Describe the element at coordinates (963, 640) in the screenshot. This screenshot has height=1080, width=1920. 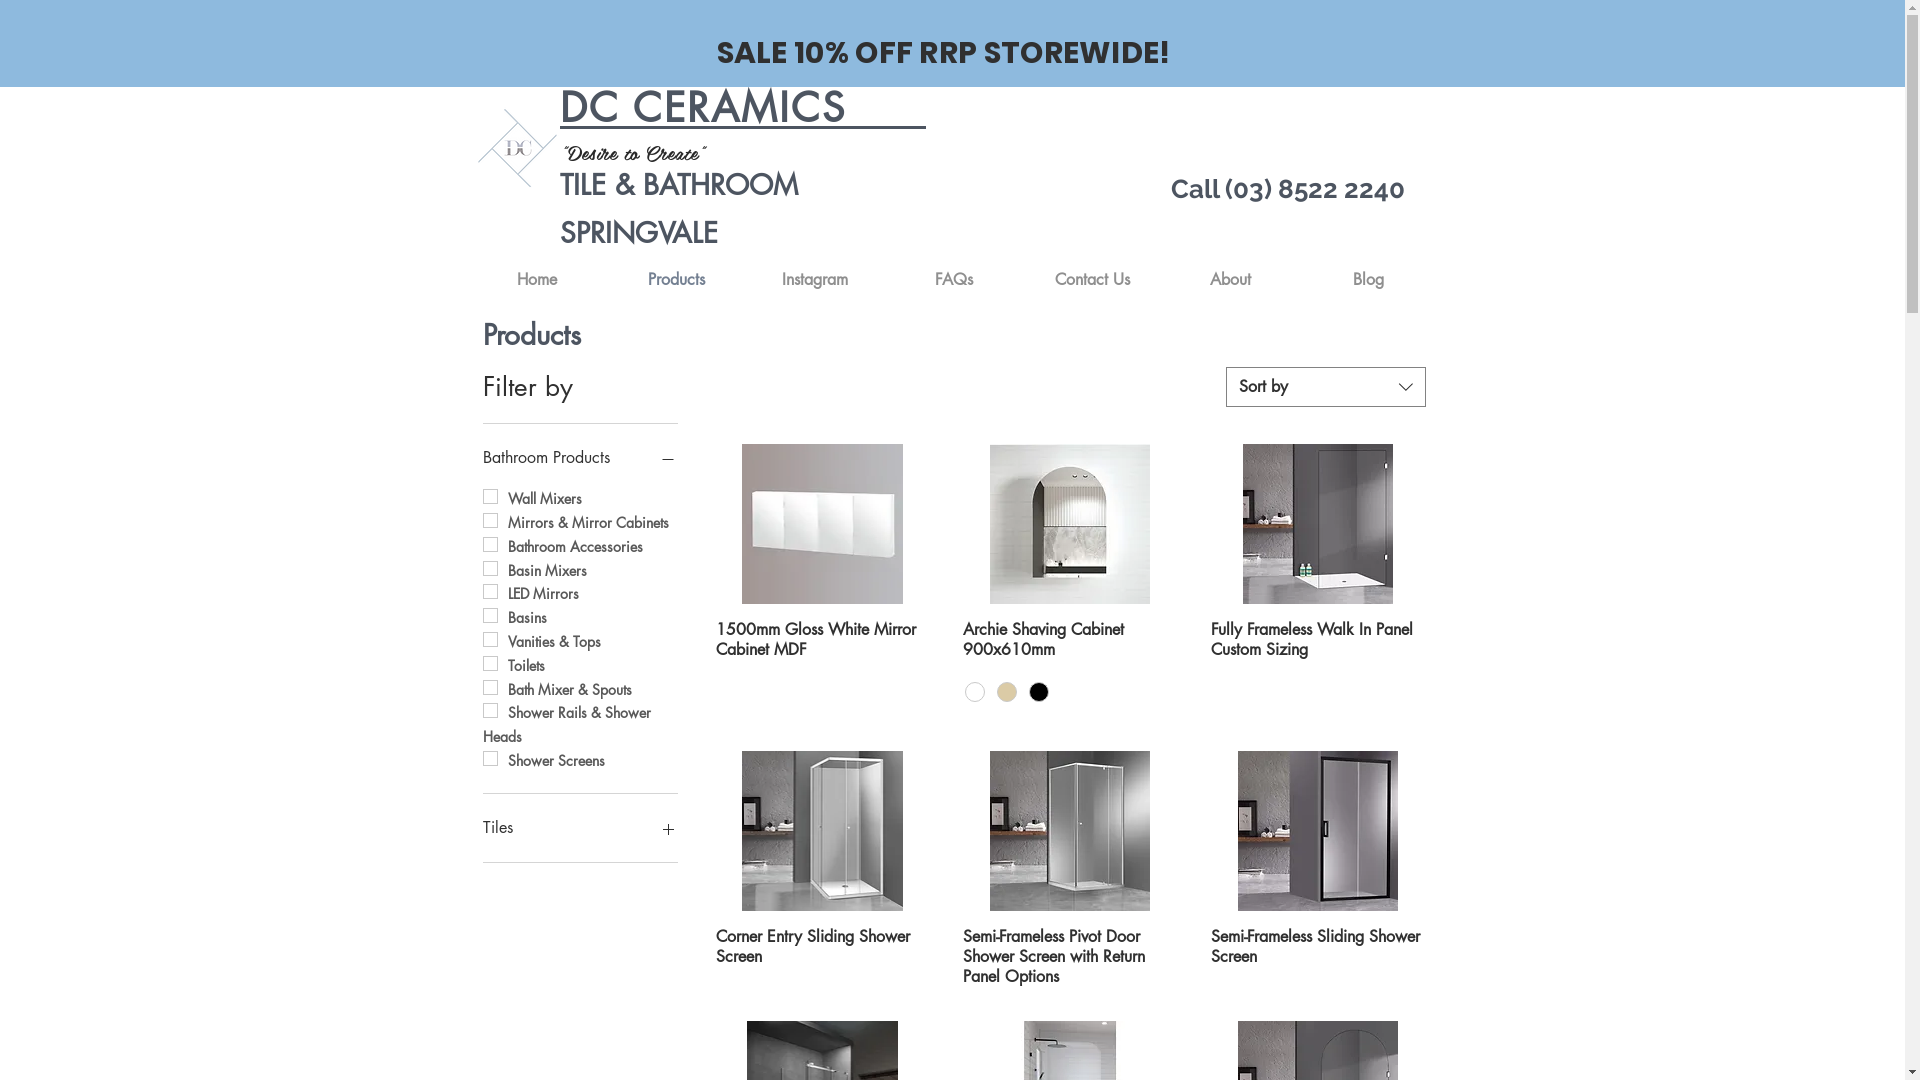
I see `'Archie Shaving Cabinet 900x610mm'` at that location.